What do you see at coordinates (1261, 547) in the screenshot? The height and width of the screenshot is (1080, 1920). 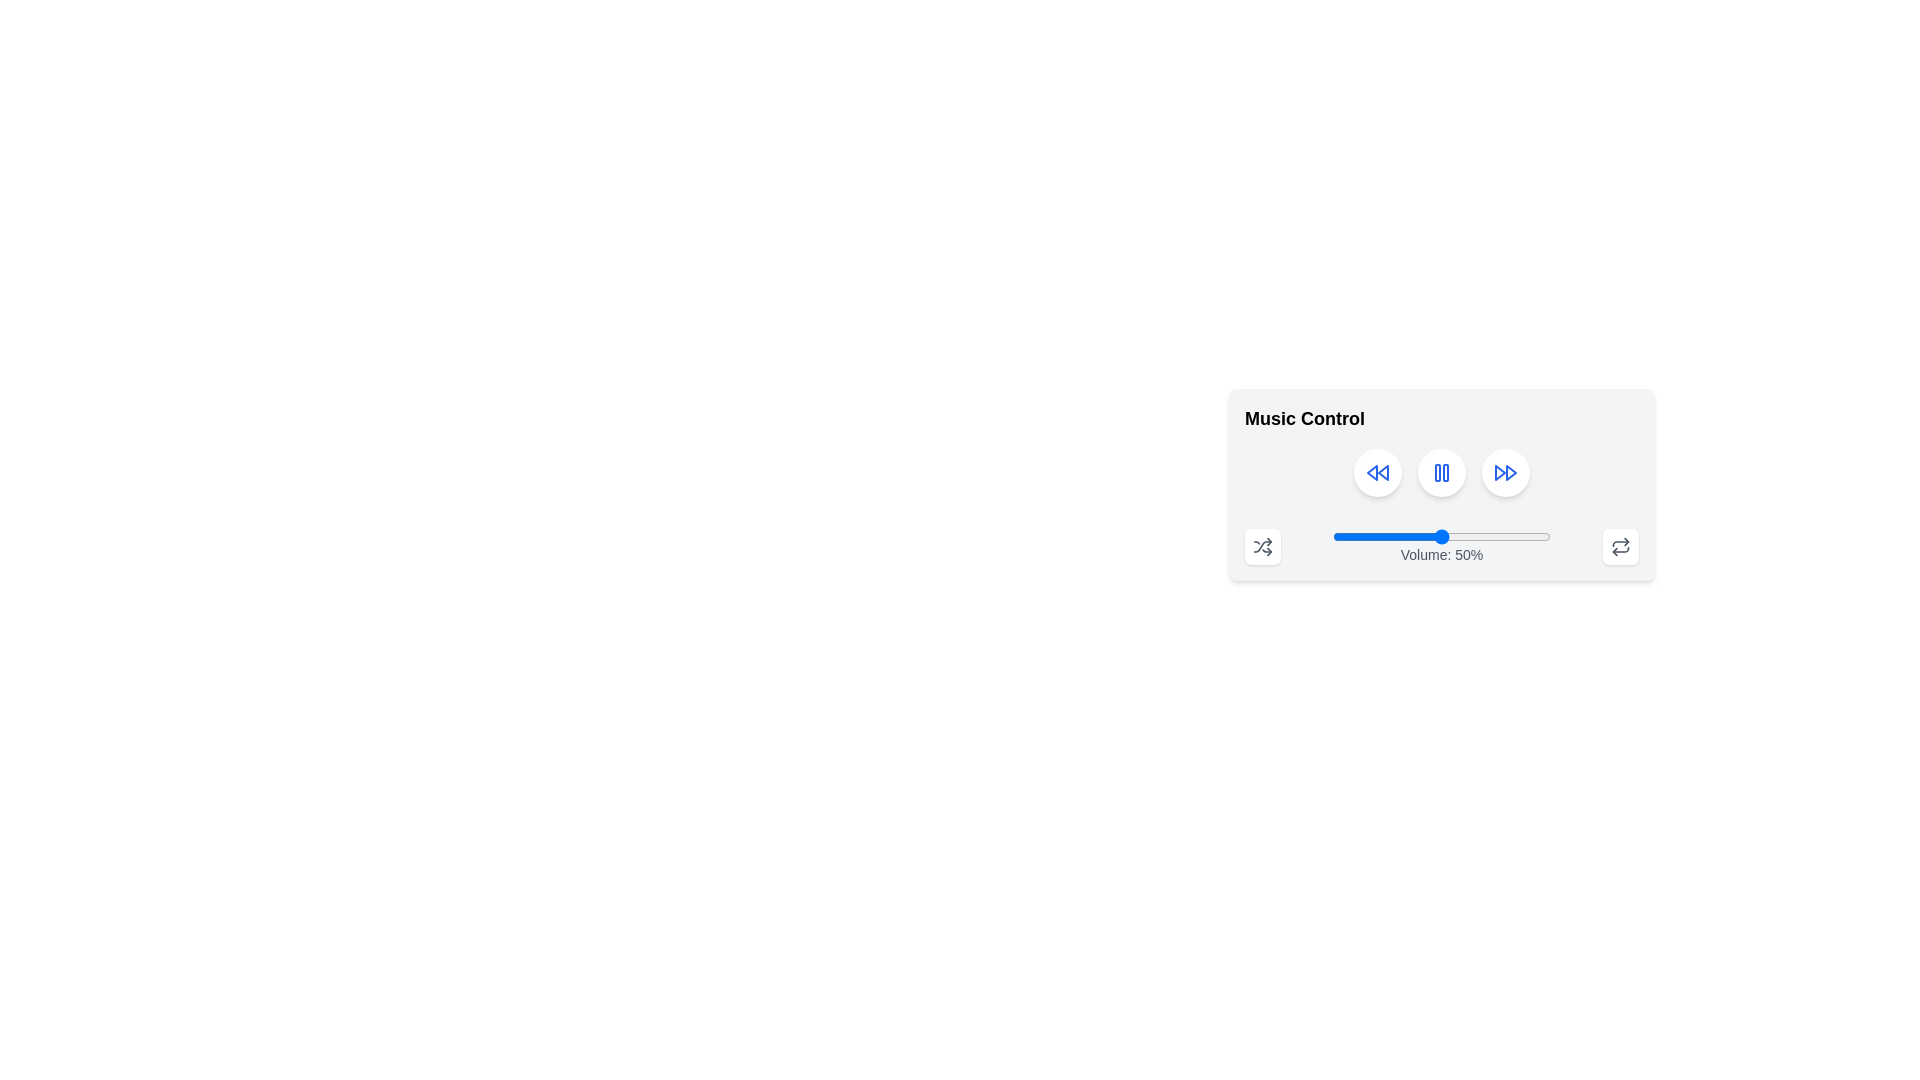 I see `the shuffle button located in the bottom-left part of the 'Music Control' interface` at bounding box center [1261, 547].